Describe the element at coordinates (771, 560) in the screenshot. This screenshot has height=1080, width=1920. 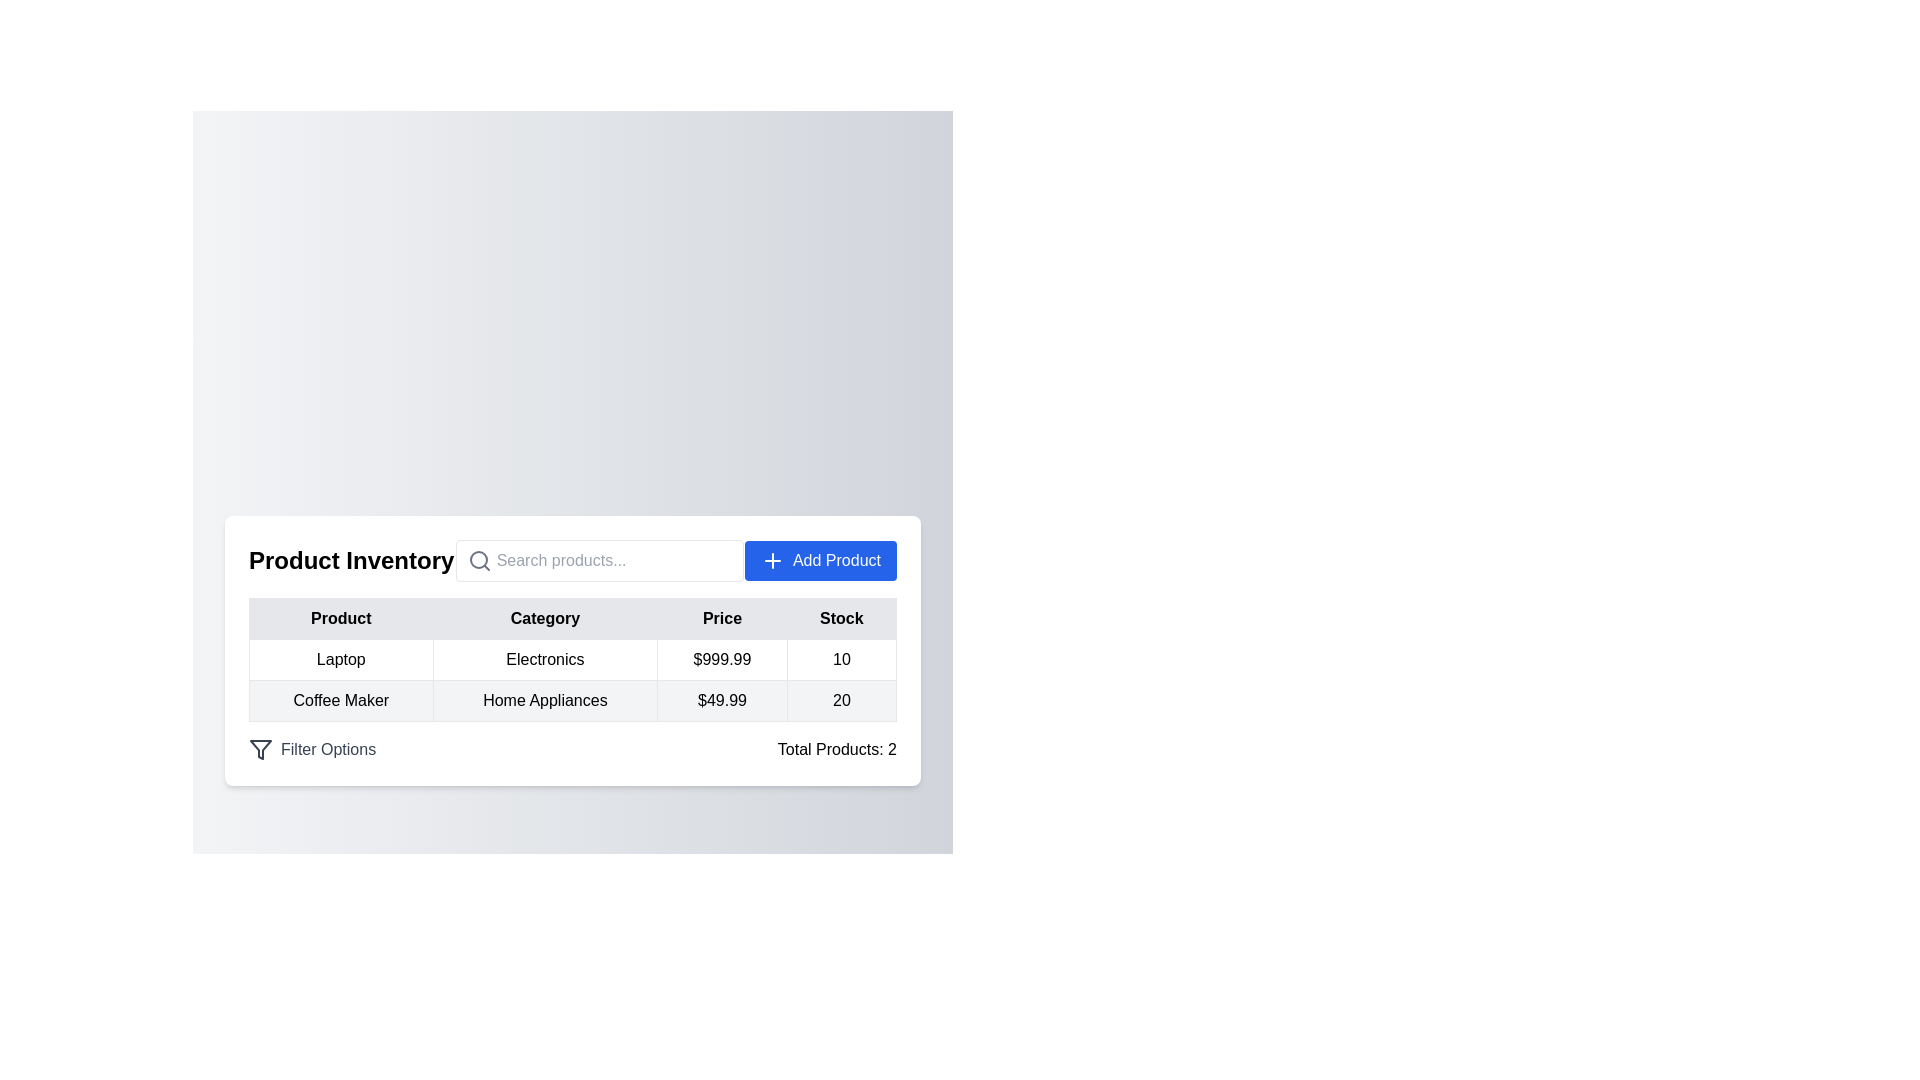
I see `the SVG-based graphical icon that serves as a visual indicator for adding a new product, located on the right side of the 'Add Product' button in the upper right section of the product inventory interface` at that location.